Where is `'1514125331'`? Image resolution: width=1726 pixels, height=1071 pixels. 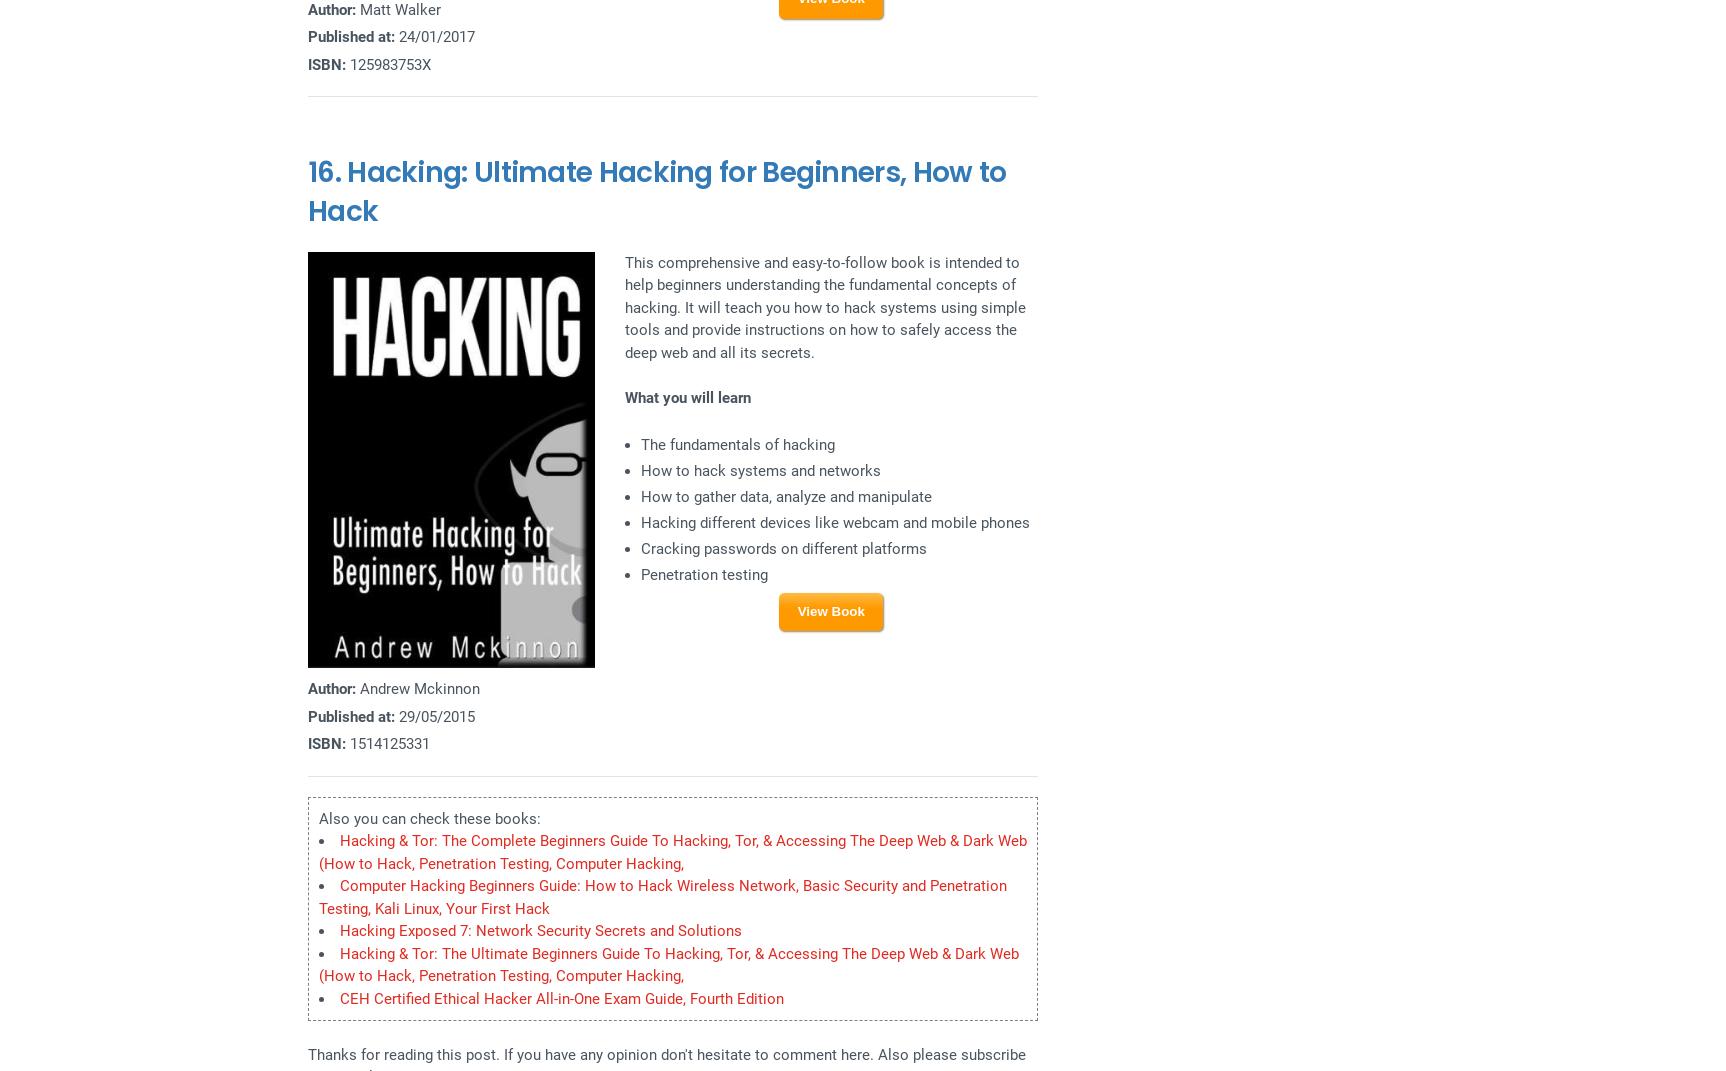 '1514125331' is located at coordinates (388, 744).